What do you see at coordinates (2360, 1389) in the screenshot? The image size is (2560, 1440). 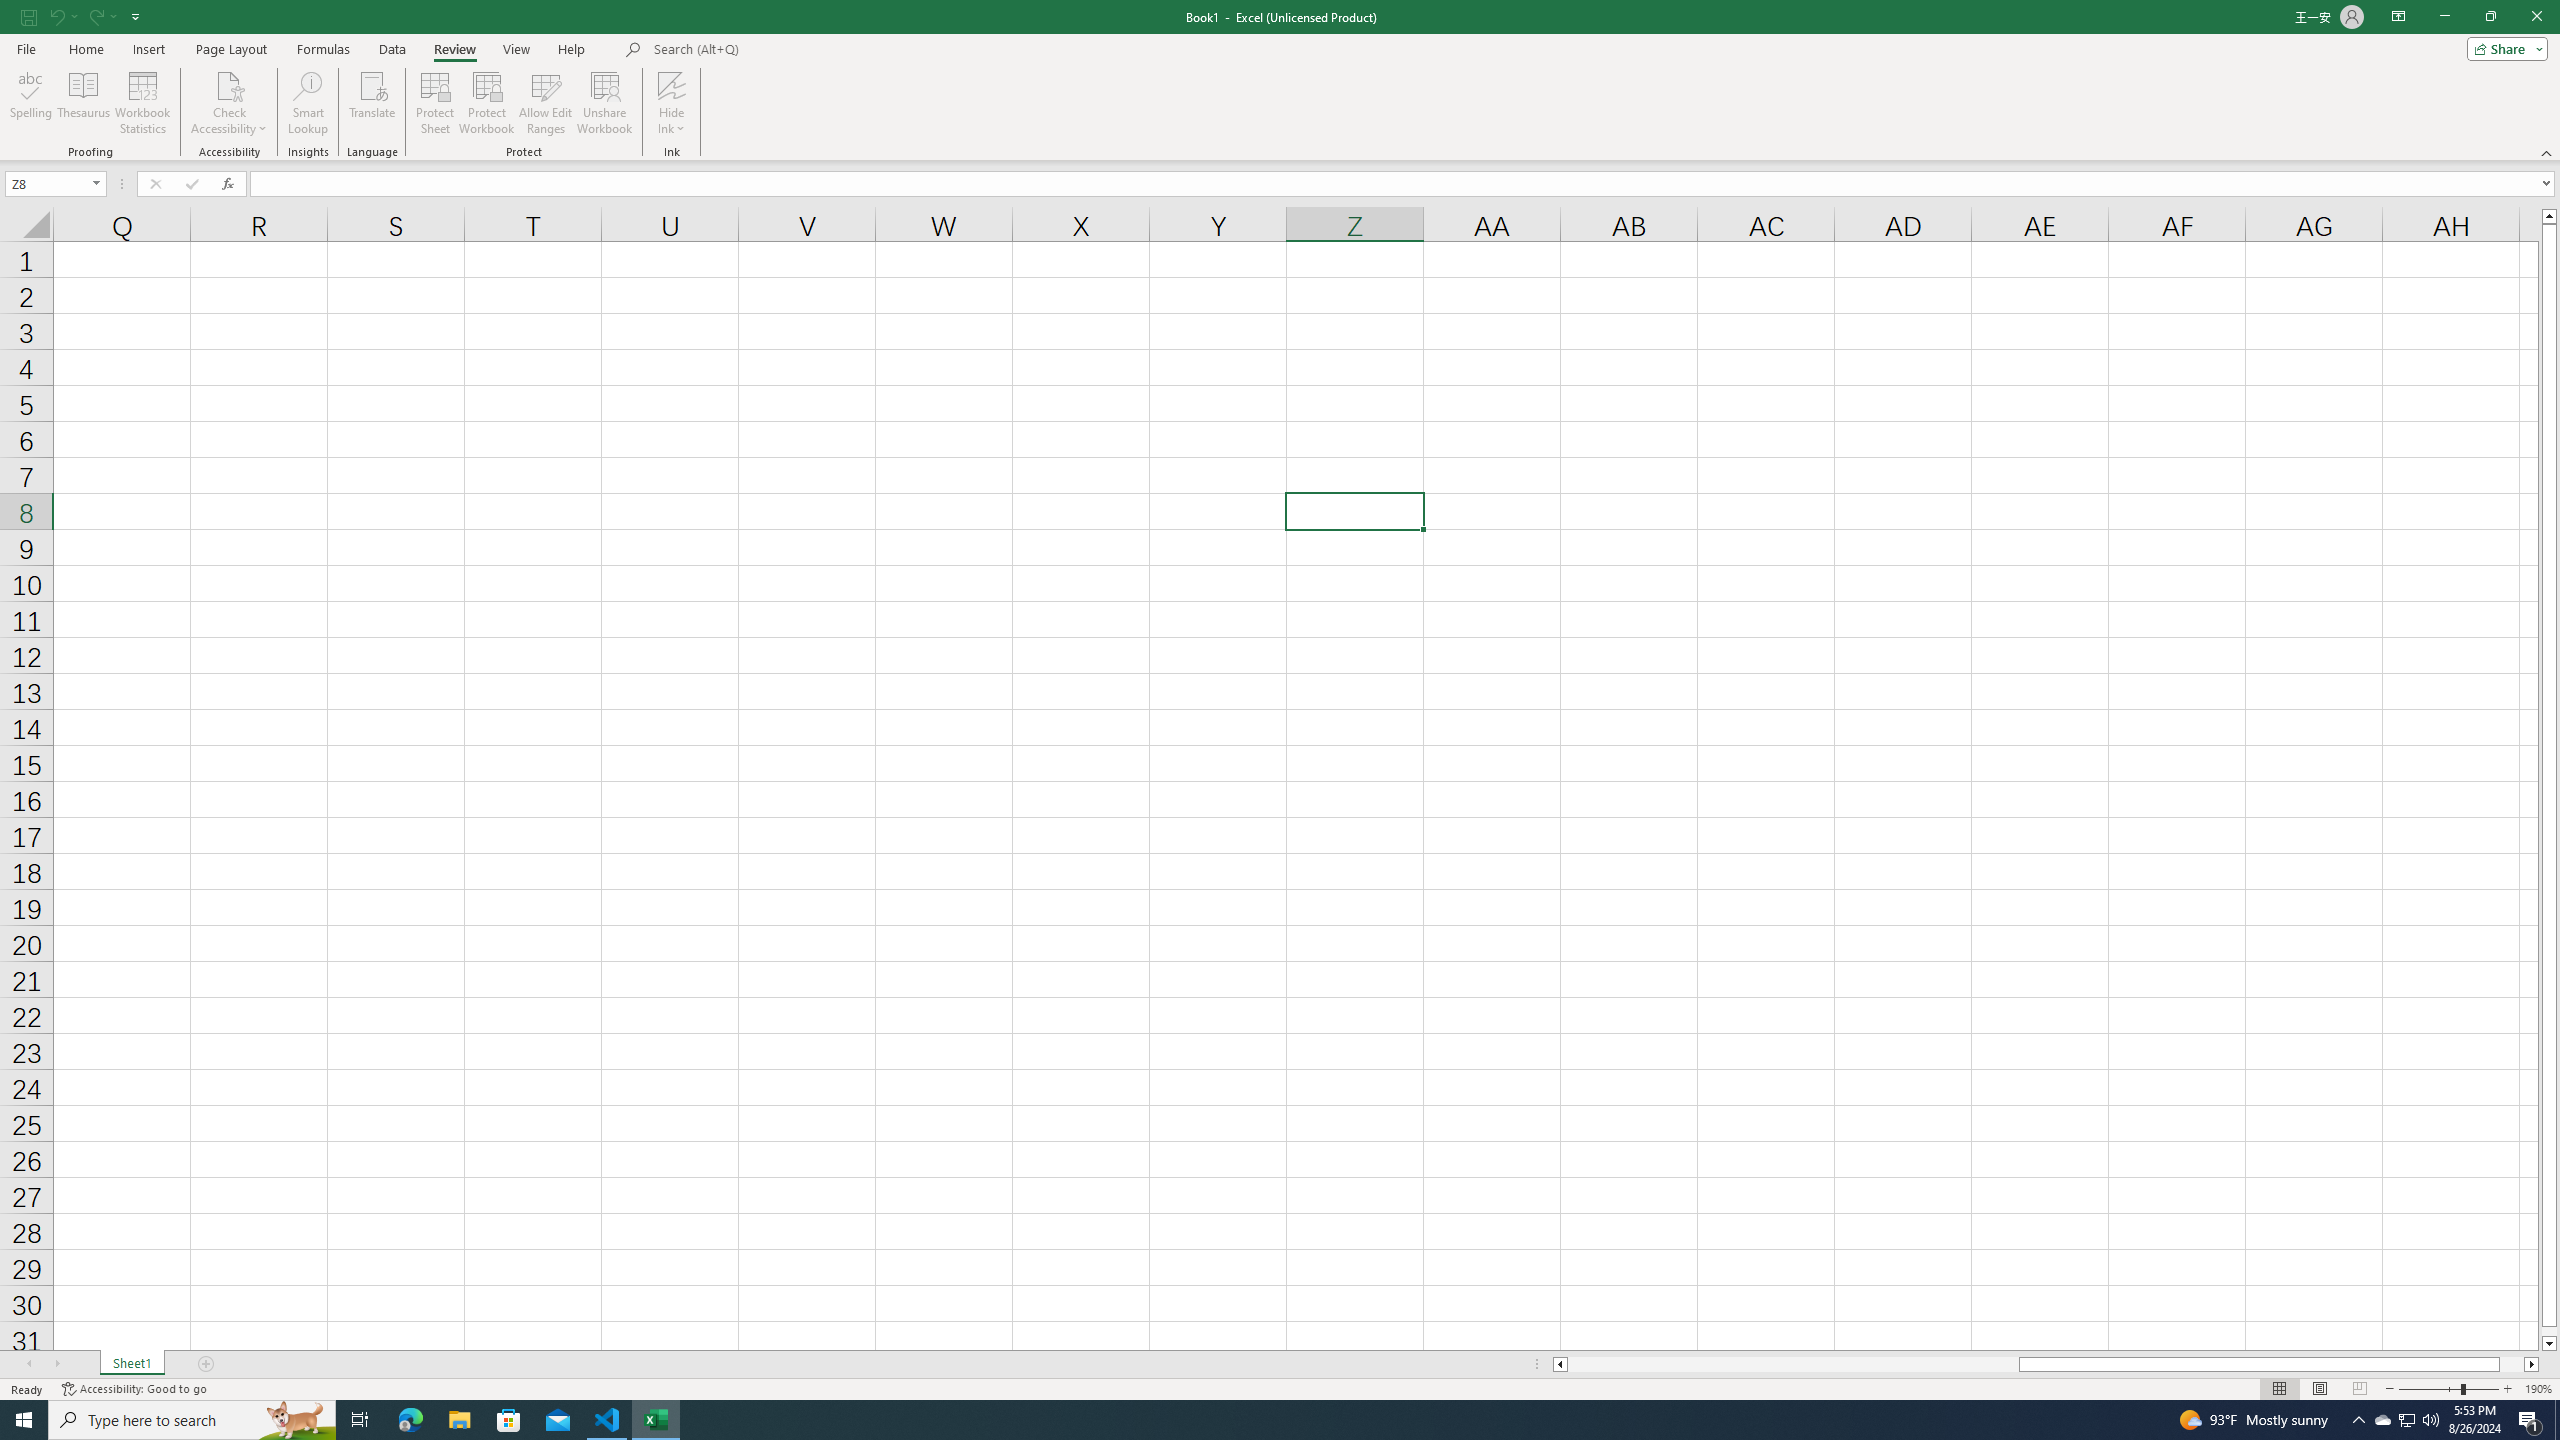 I see `'Page Break Preview'` at bounding box center [2360, 1389].